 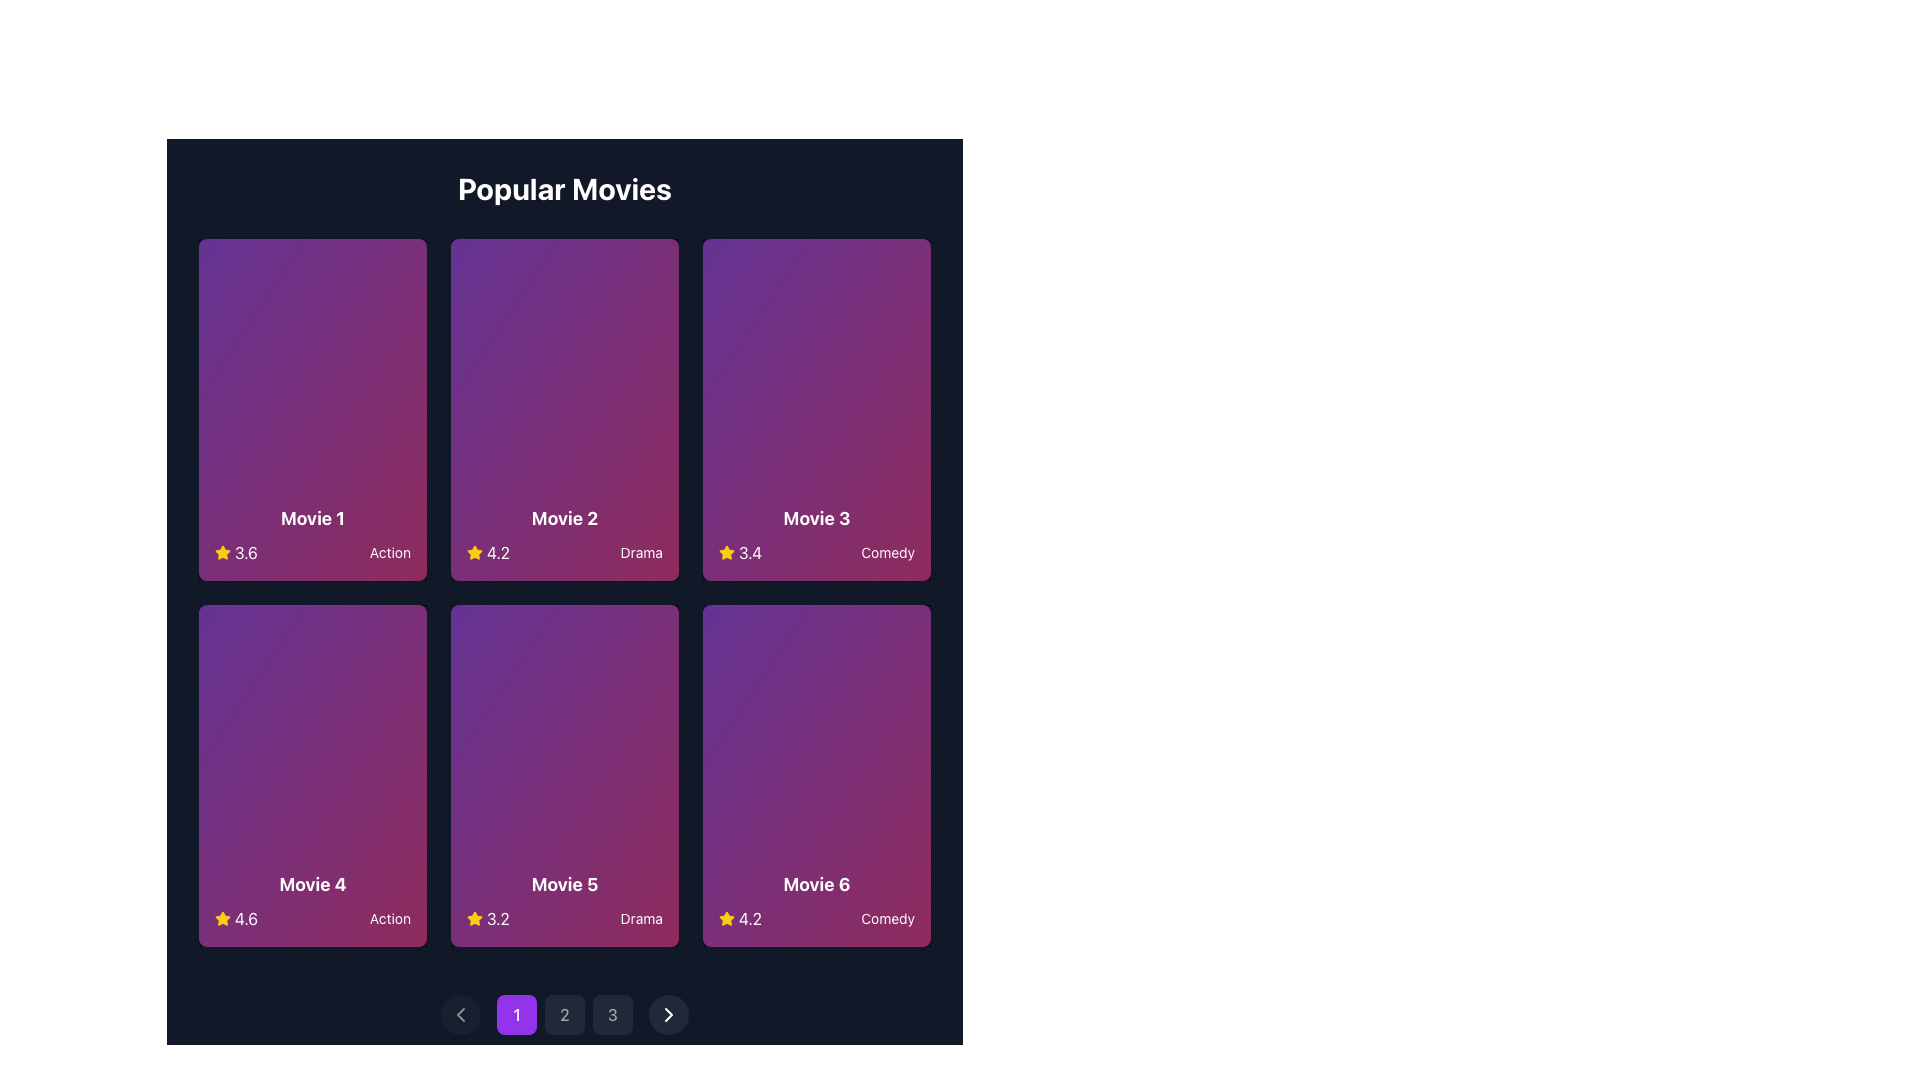 I want to click on the fourth movie presentation card located in the grid layout, so click(x=311, y=774).